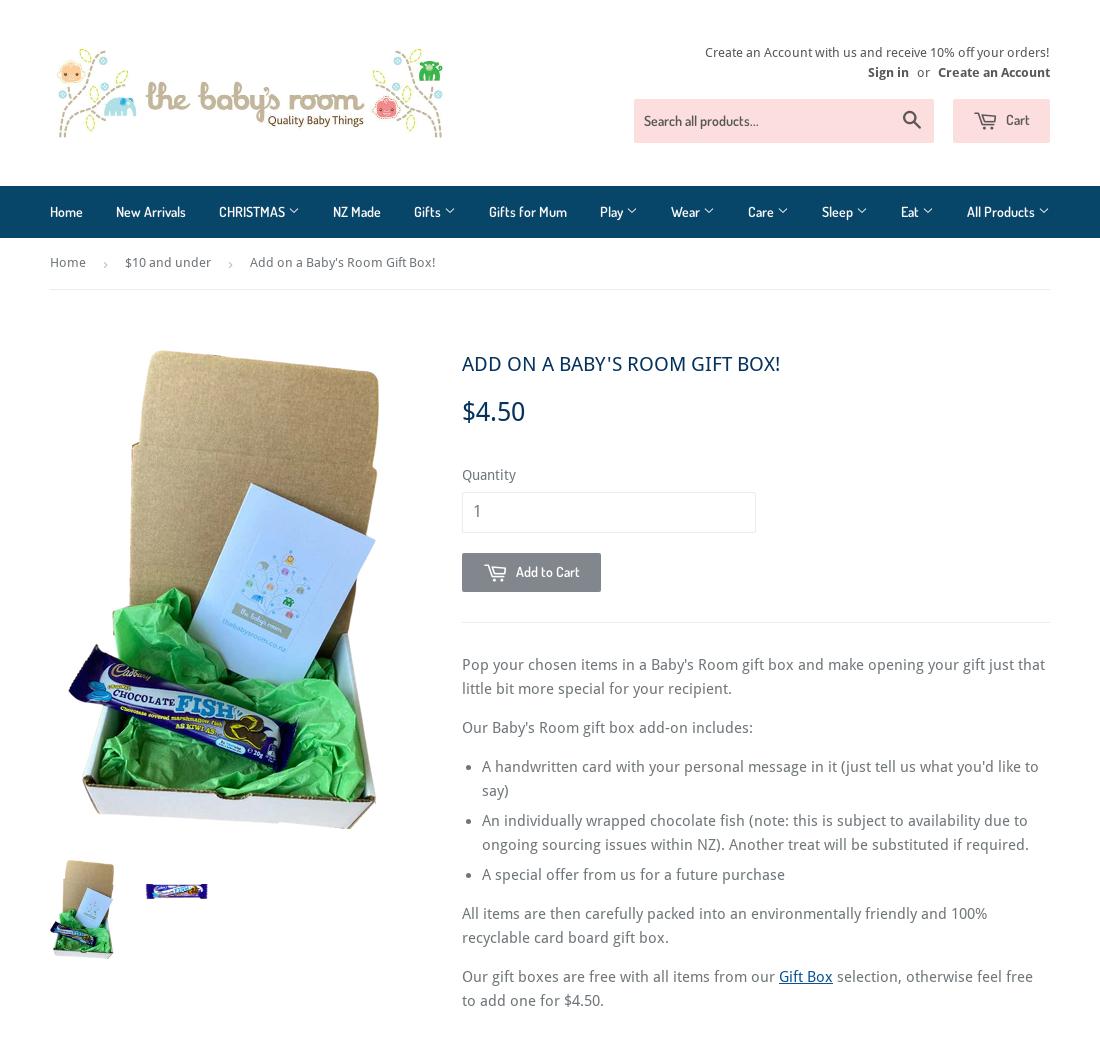 The image size is (1100, 1043). Describe the element at coordinates (992, 71) in the screenshot. I see `'Create an Account'` at that location.